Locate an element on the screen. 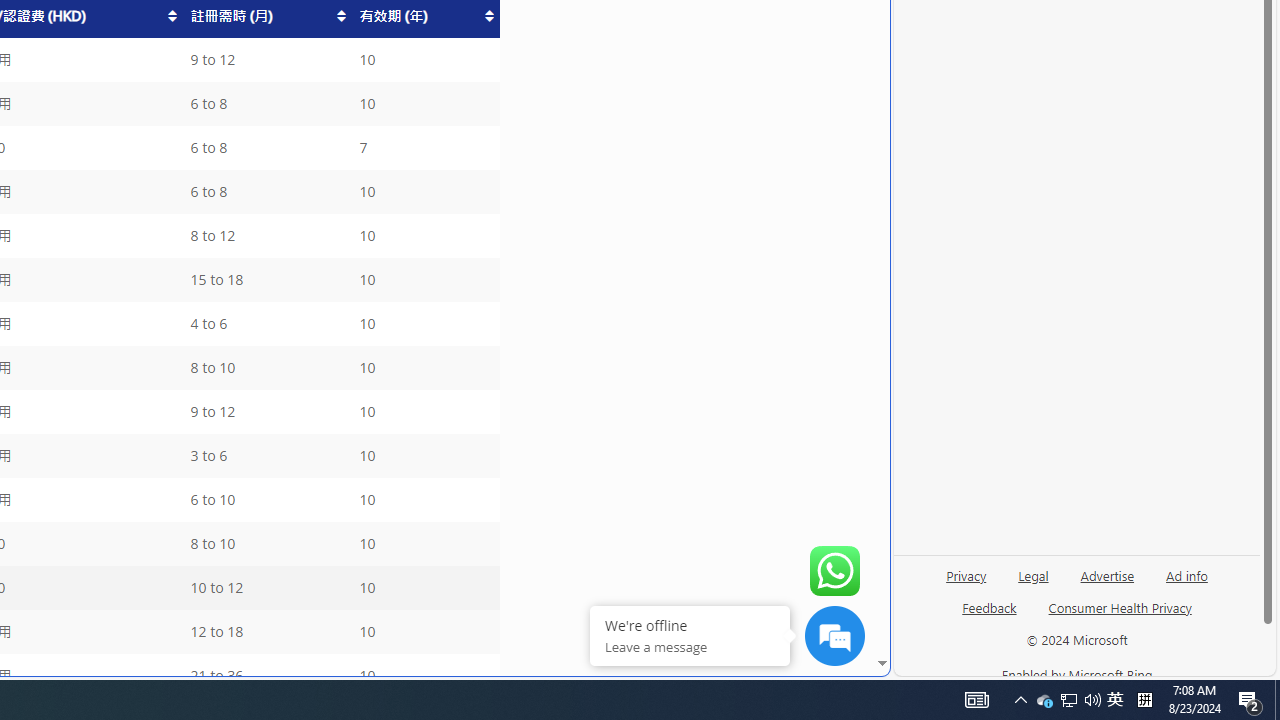  '15 to 18' is located at coordinates (265, 280).